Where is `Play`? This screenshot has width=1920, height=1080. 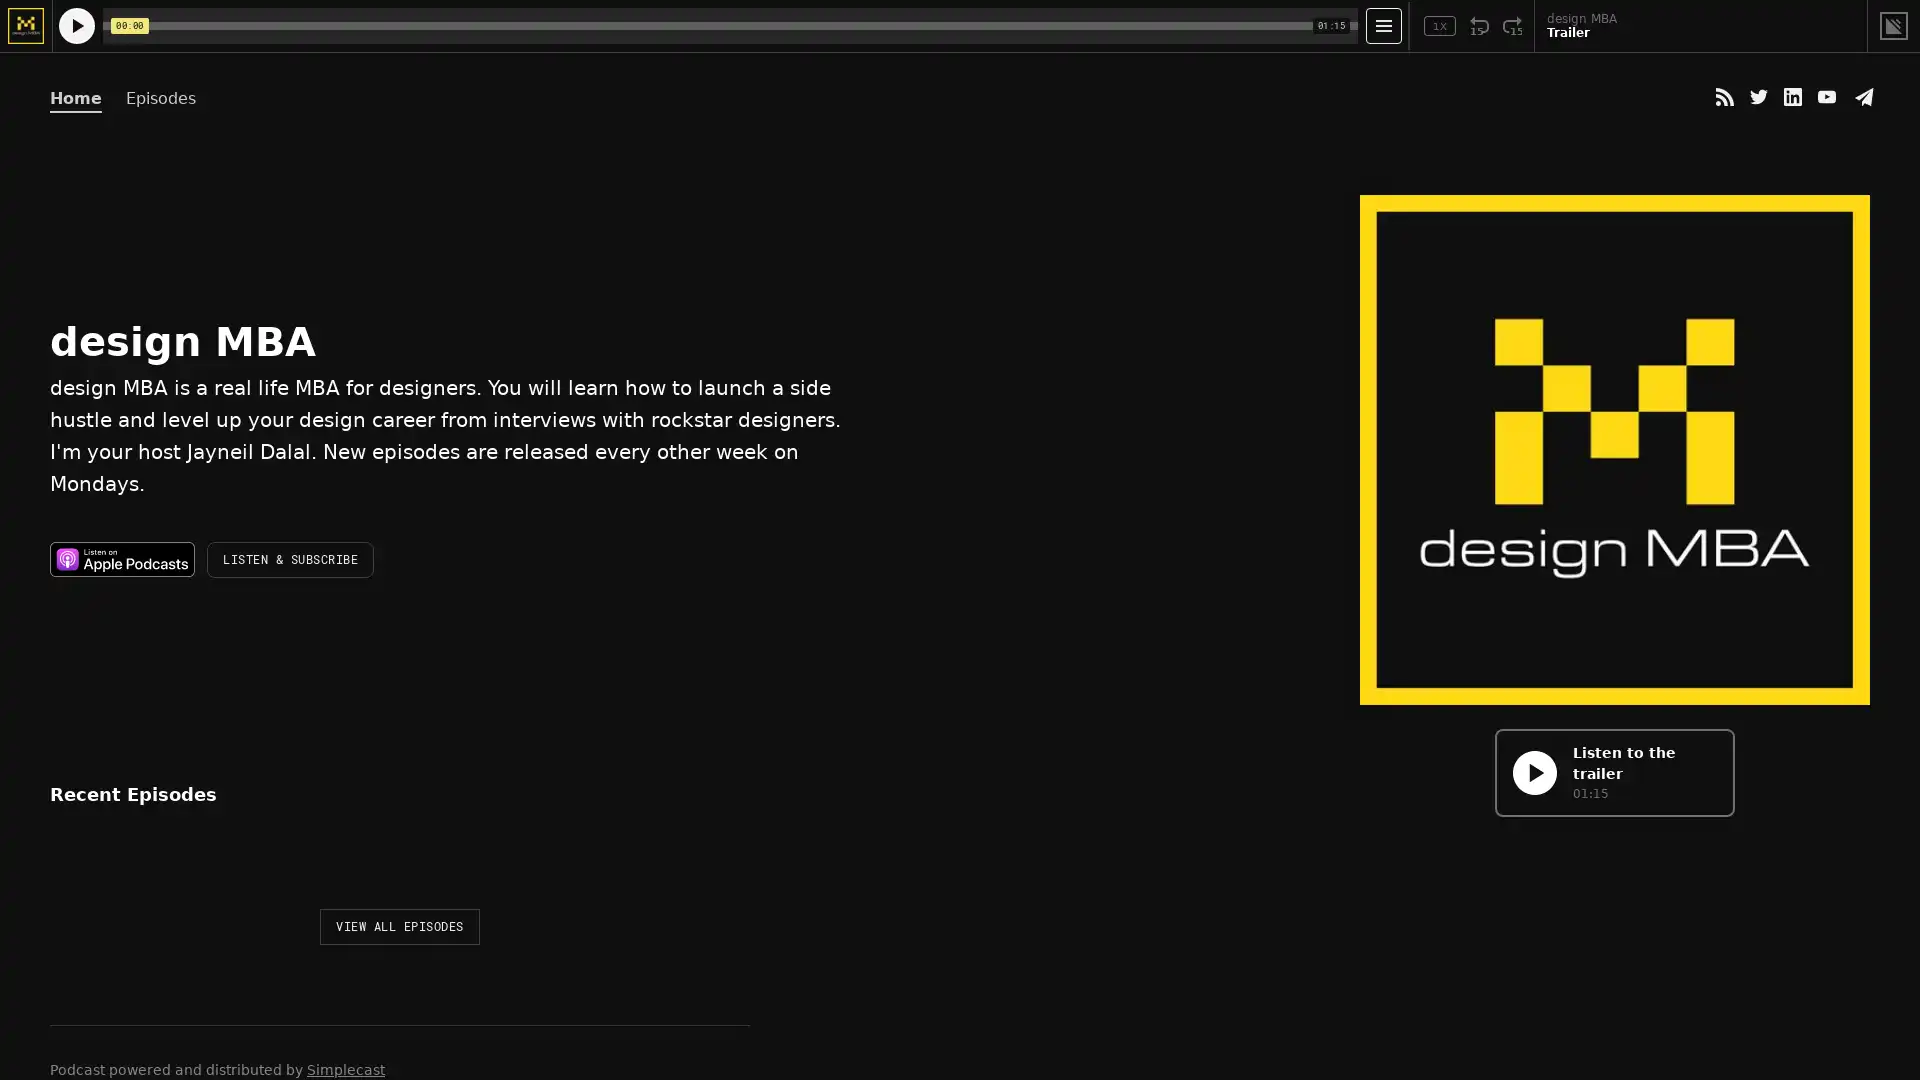
Play is located at coordinates (76, 26).